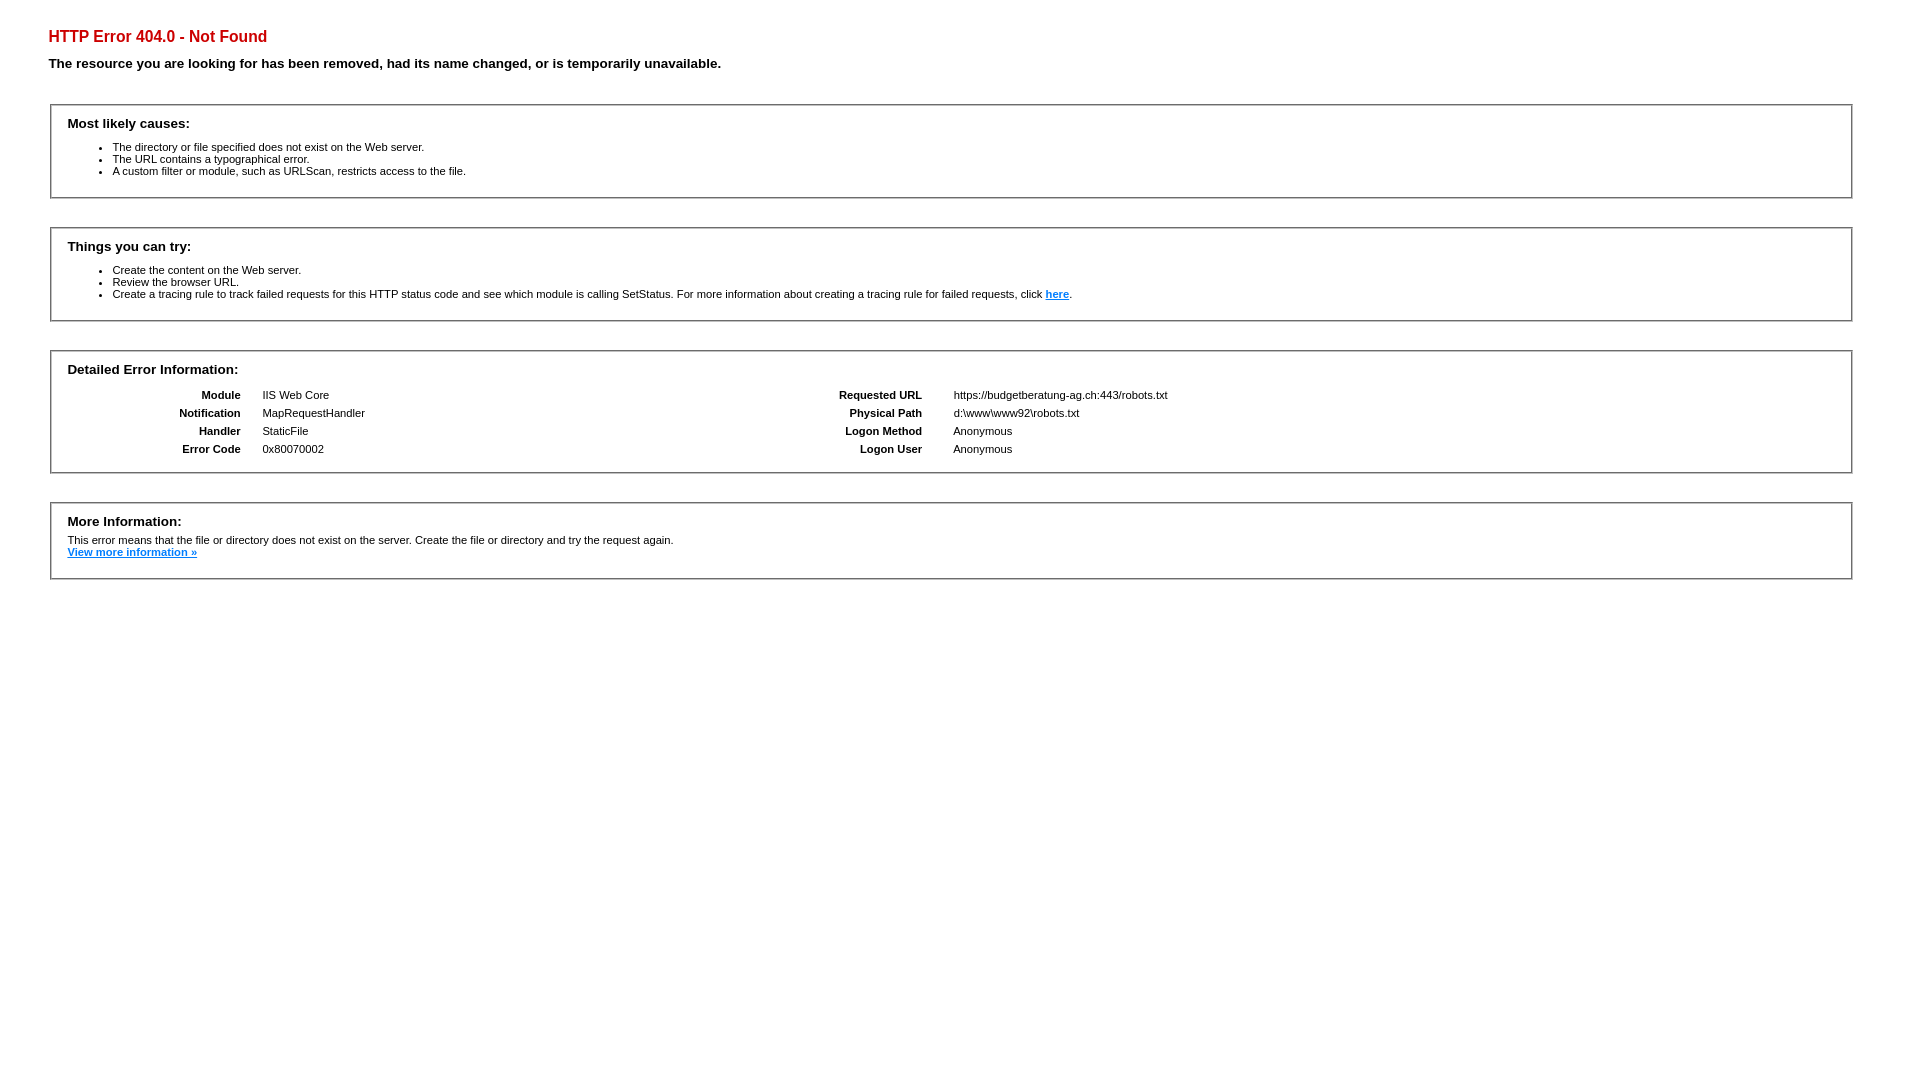 The height and width of the screenshot is (1080, 1920). What do you see at coordinates (1056, 293) in the screenshot?
I see `'here'` at bounding box center [1056, 293].